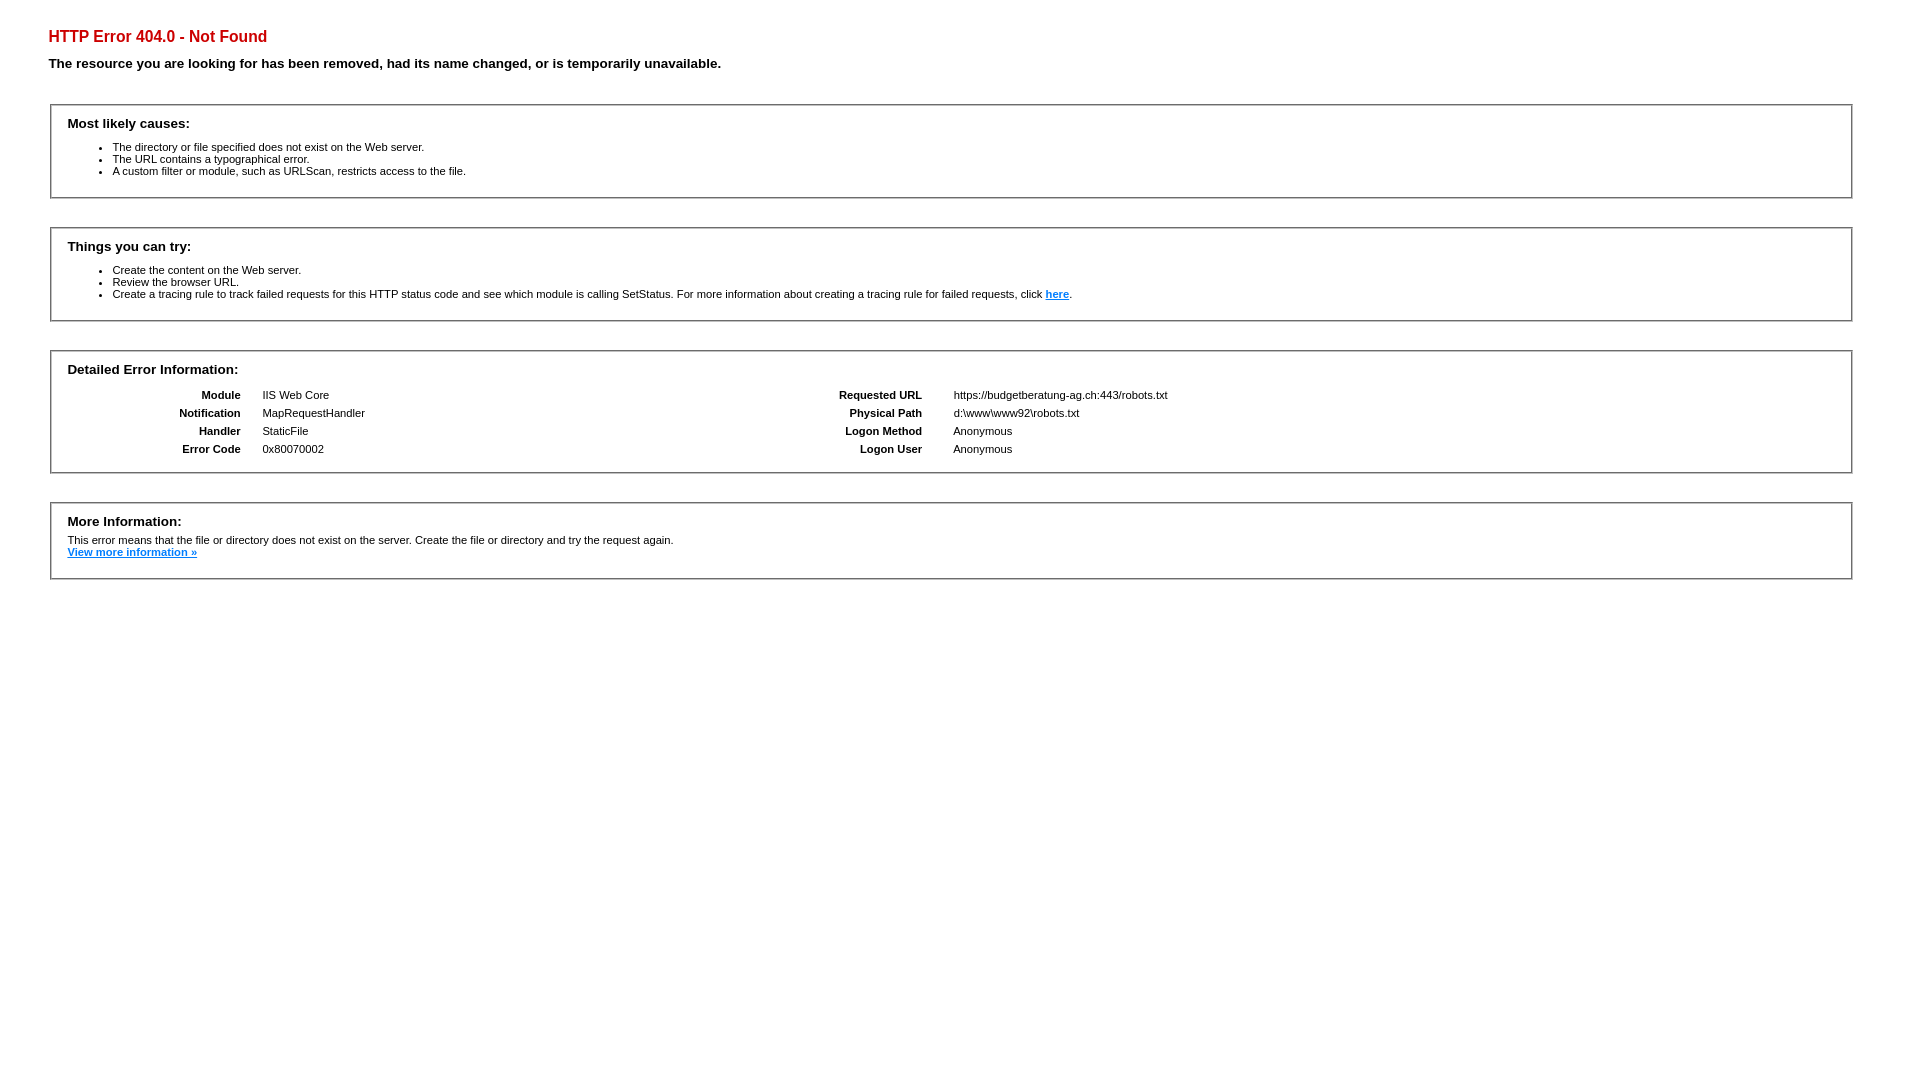 The height and width of the screenshot is (1080, 1920). What do you see at coordinates (1056, 293) in the screenshot?
I see `'here'` at bounding box center [1056, 293].